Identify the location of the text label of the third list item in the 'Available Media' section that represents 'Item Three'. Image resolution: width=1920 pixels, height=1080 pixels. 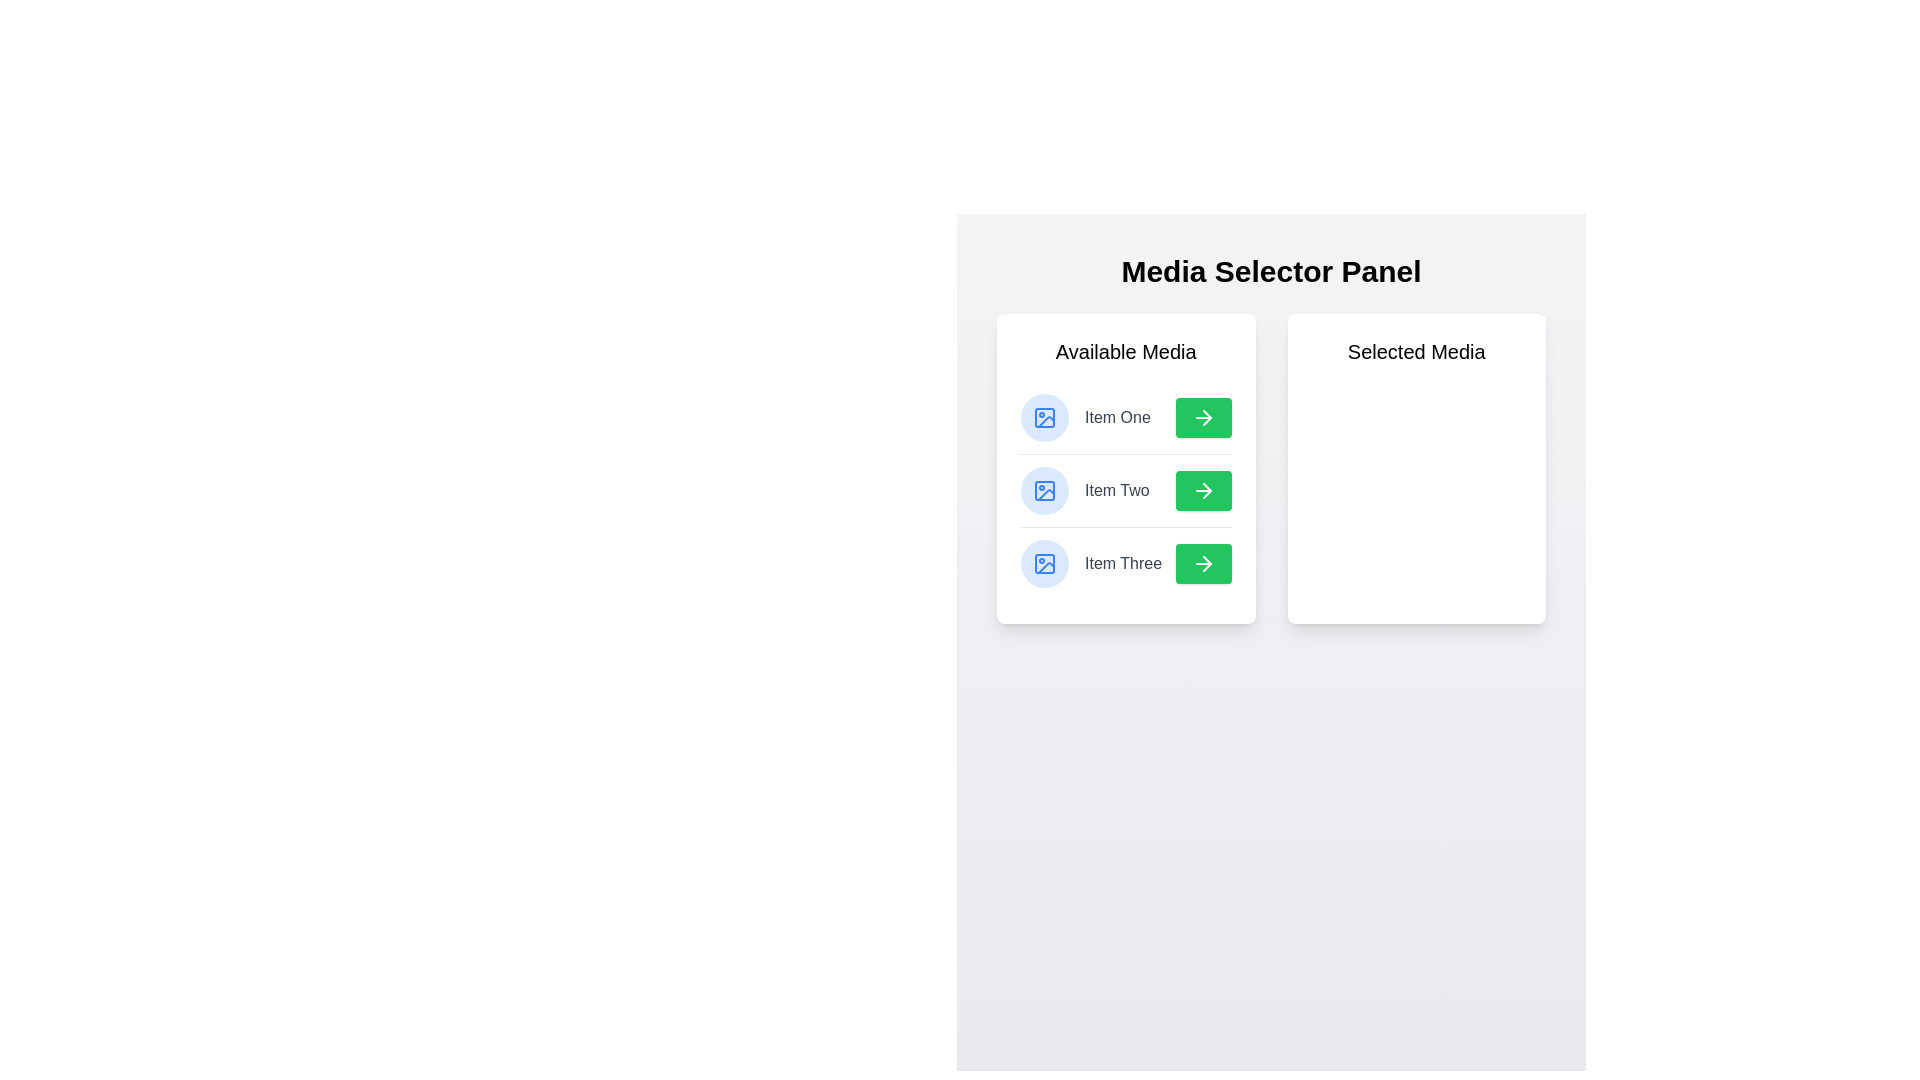
(1126, 563).